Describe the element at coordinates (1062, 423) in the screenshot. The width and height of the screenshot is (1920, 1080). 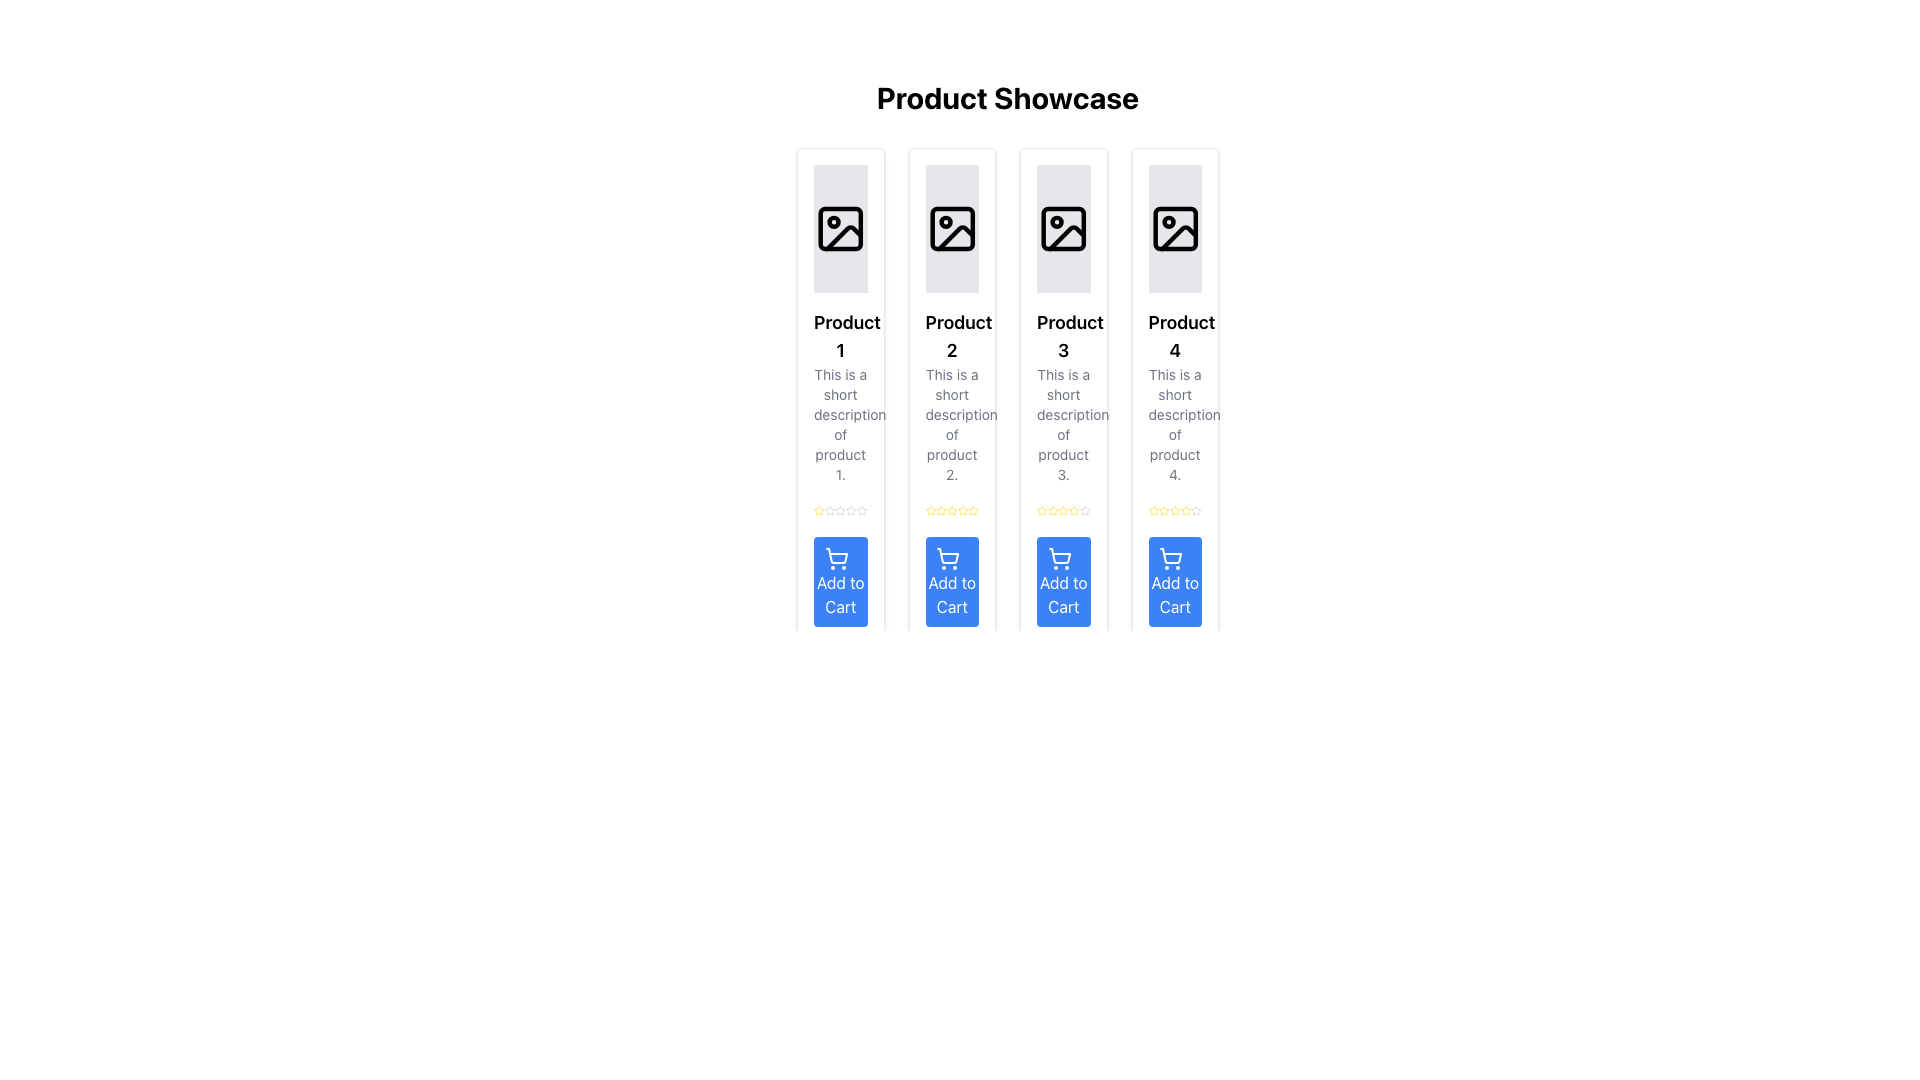
I see `descriptive text block about 'Product 3' located below the title in the third card of the product grid` at that location.